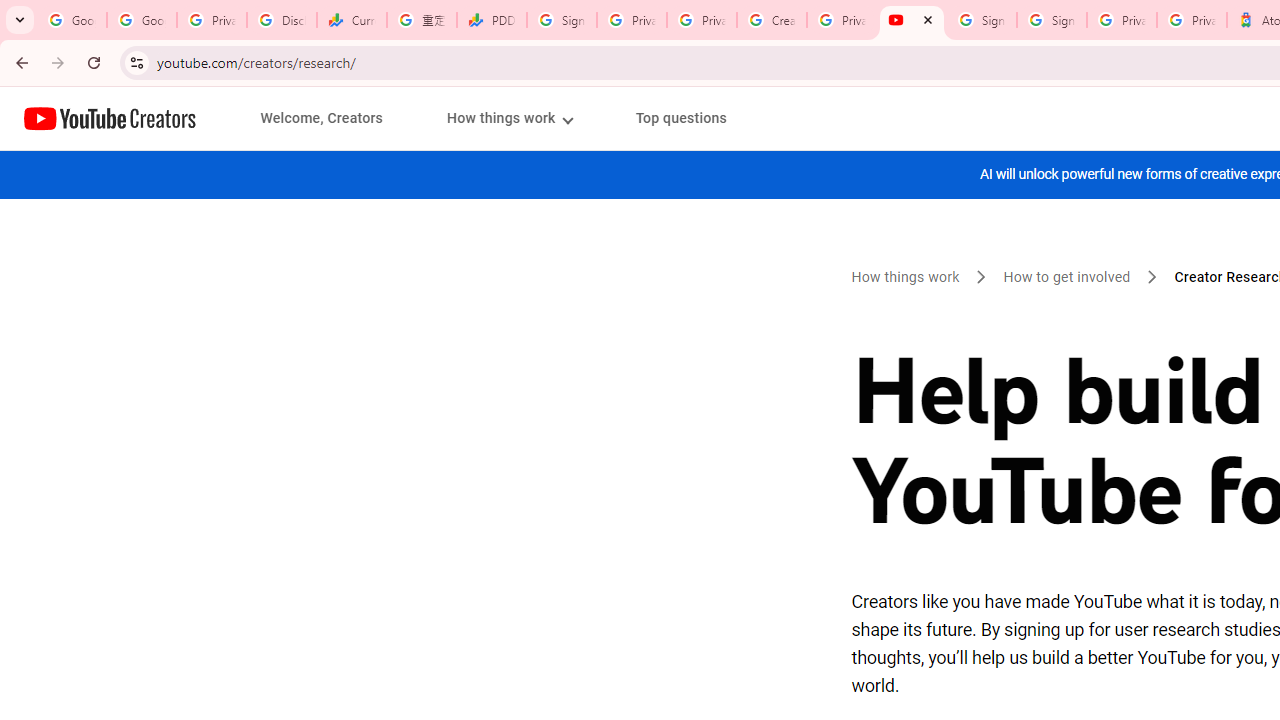  What do you see at coordinates (1068, 277) in the screenshot?
I see `'How to get involved '` at bounding box center [1068, 277].